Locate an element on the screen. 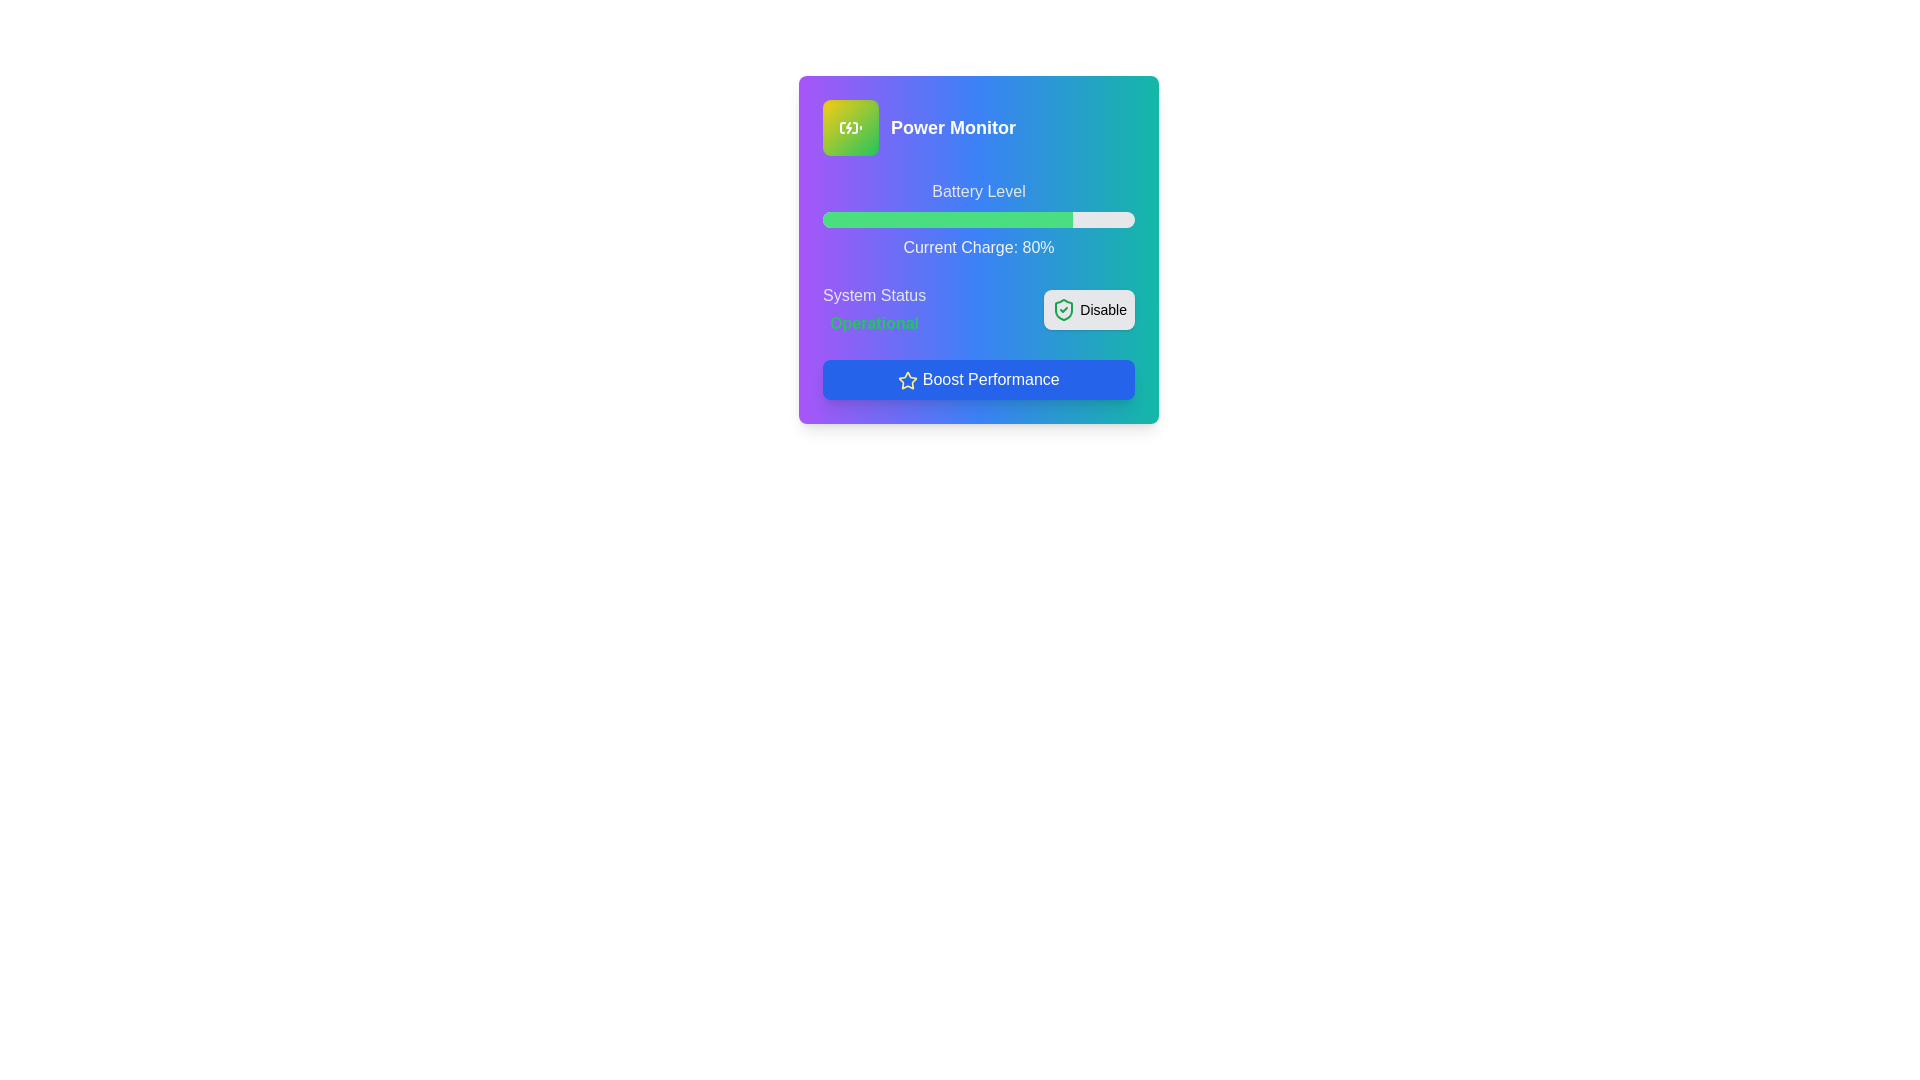 Image resolution: width=1920 pixels, height=1080 pixels. the 'Power Monitor' label with a decorative battery icon is located at coordinates (979, 127).